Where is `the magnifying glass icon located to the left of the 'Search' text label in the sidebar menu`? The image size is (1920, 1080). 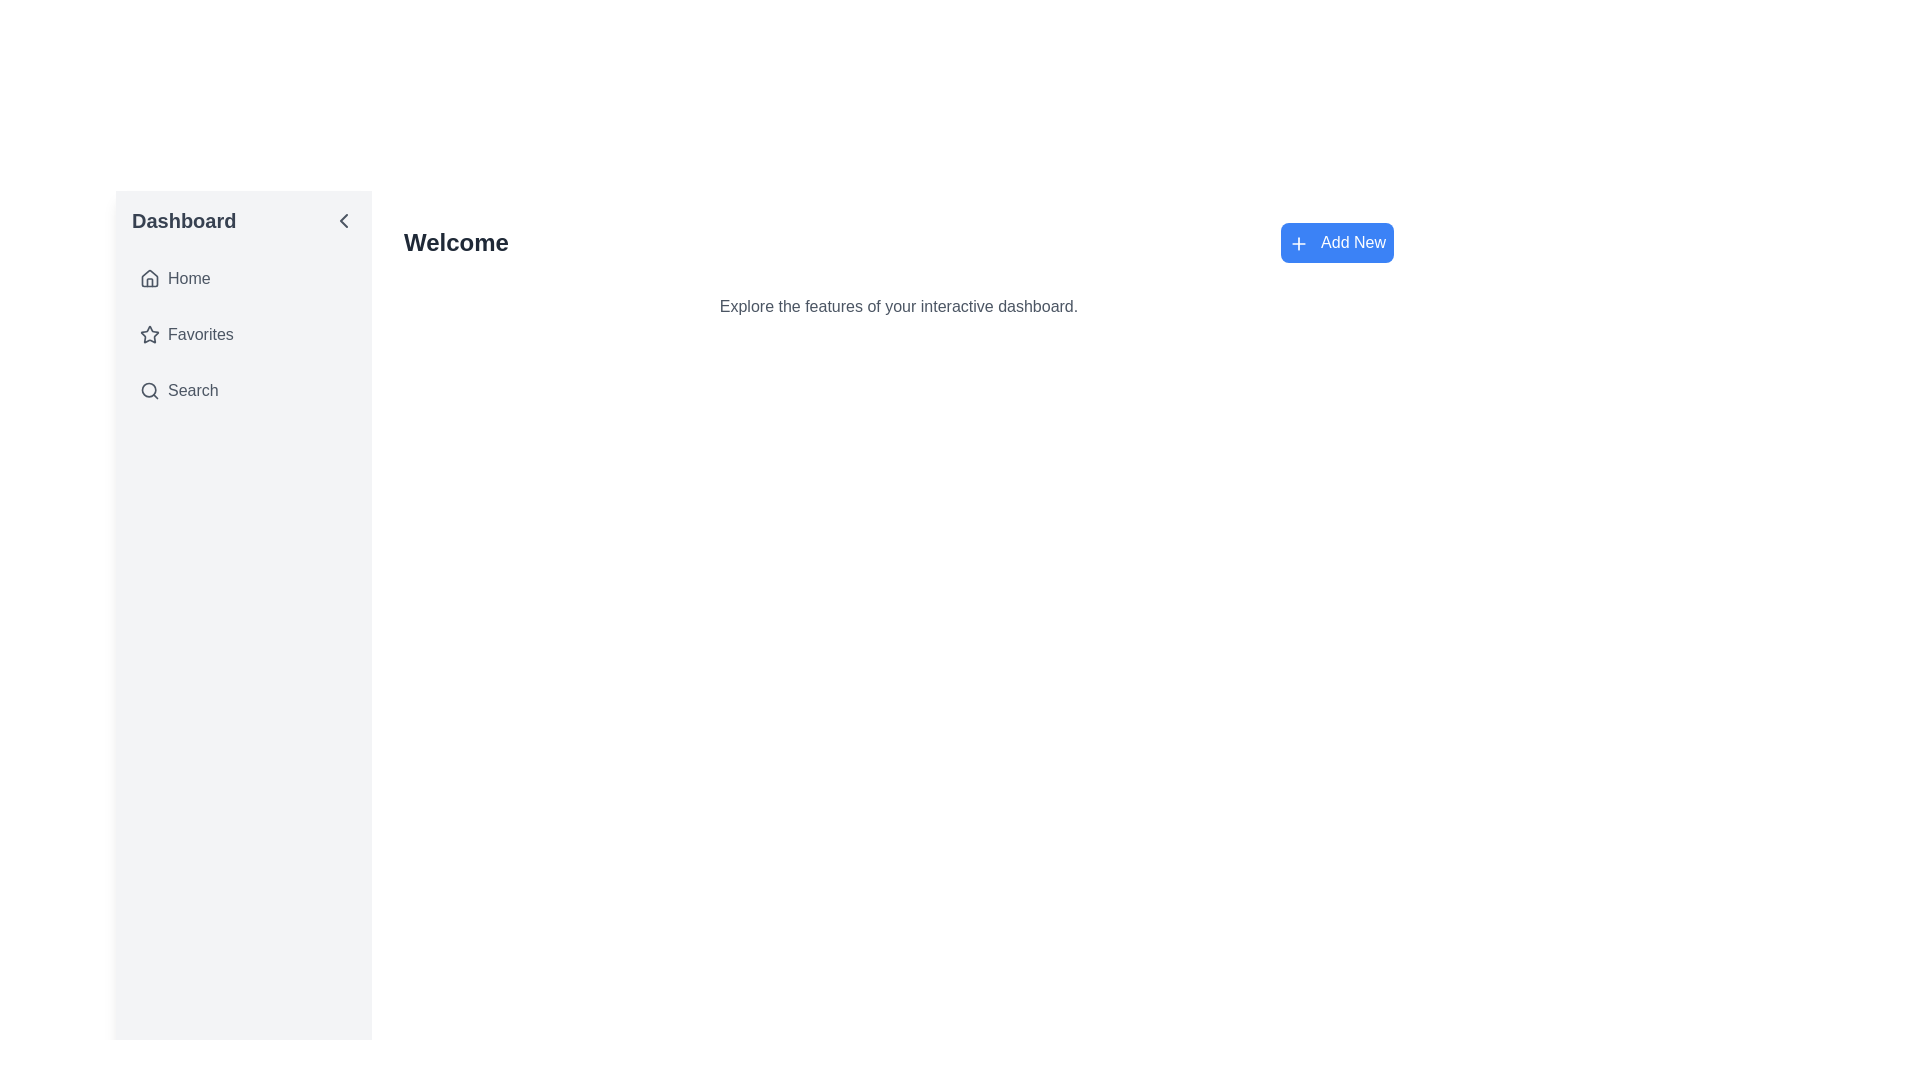 the magnifying glass icon located to the left of the 'Search' text label in the sidebar menu is located at coordinates (148, 390).